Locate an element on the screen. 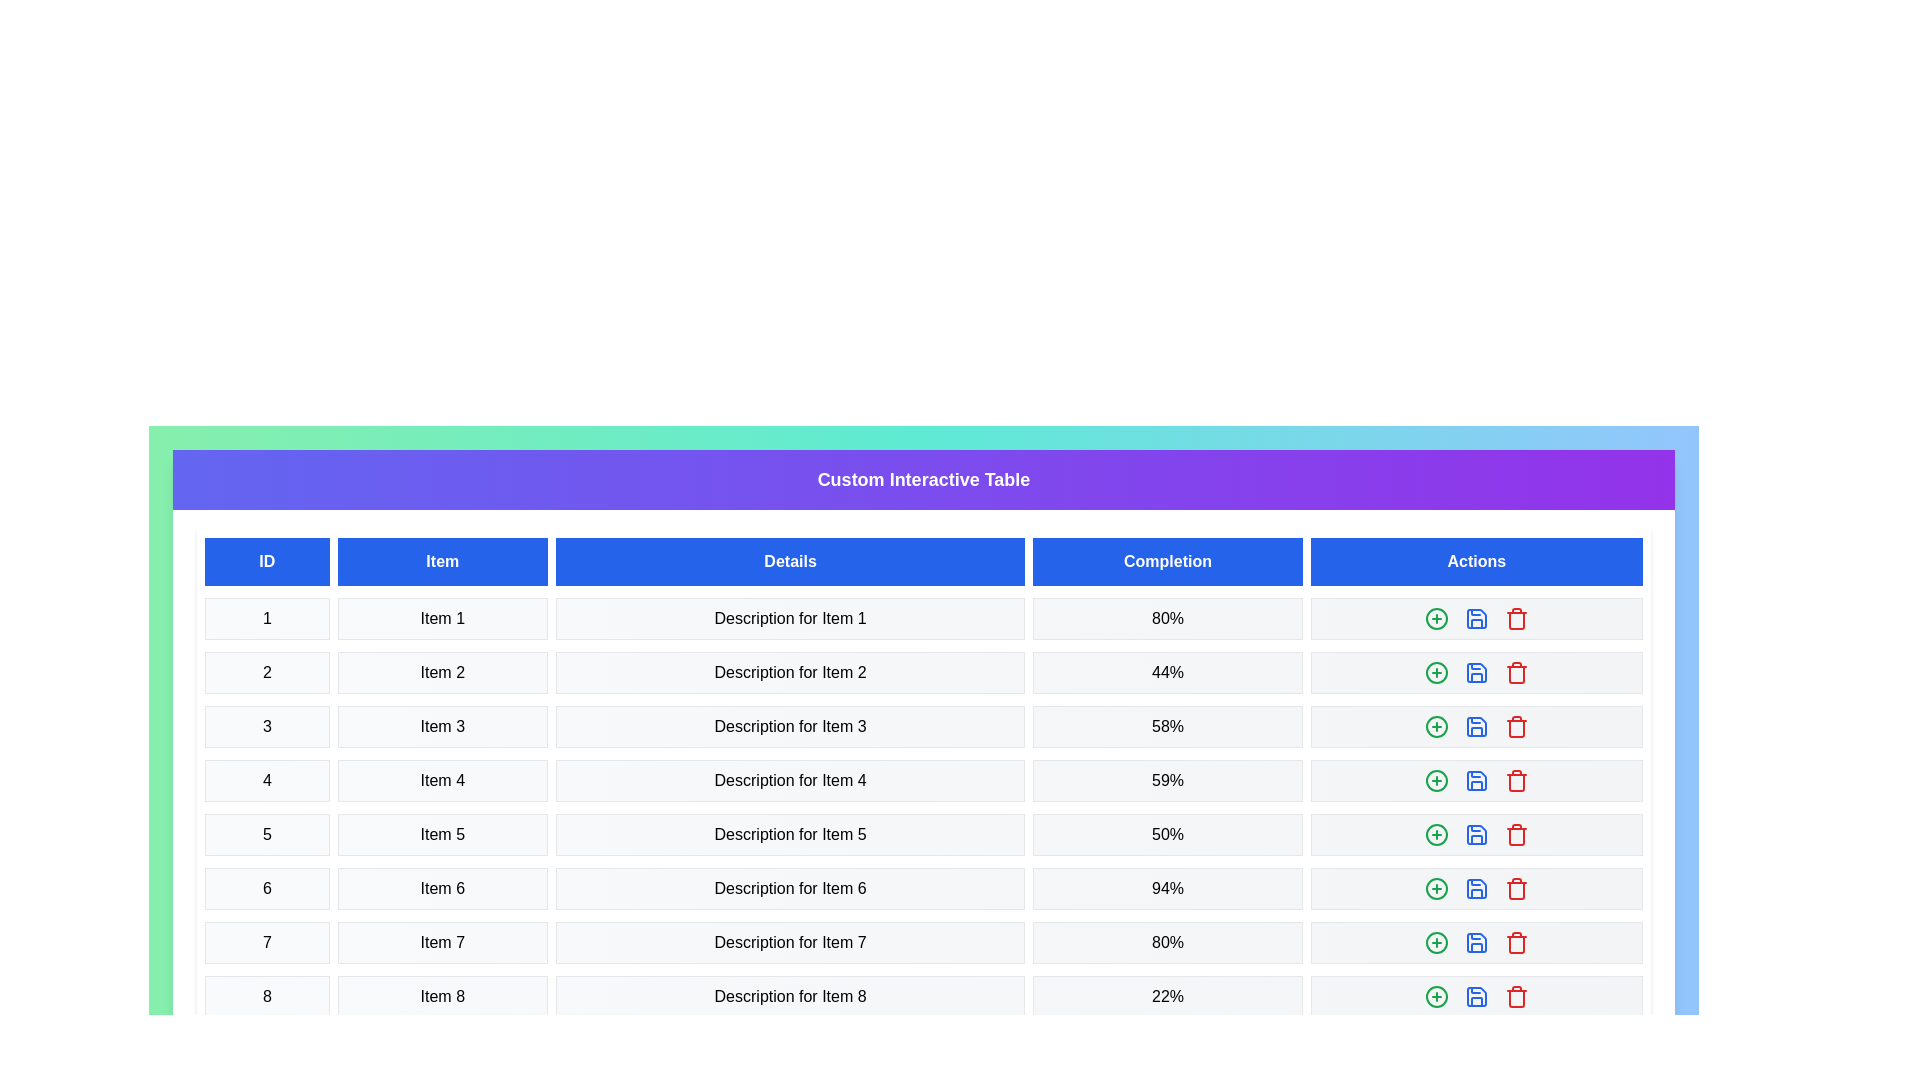 The height and width of the screenshot is (1080, 1920). 'Save' button in the 'Actions' column for the row corresponding to the specified item is located at coordinates (1476, 617).